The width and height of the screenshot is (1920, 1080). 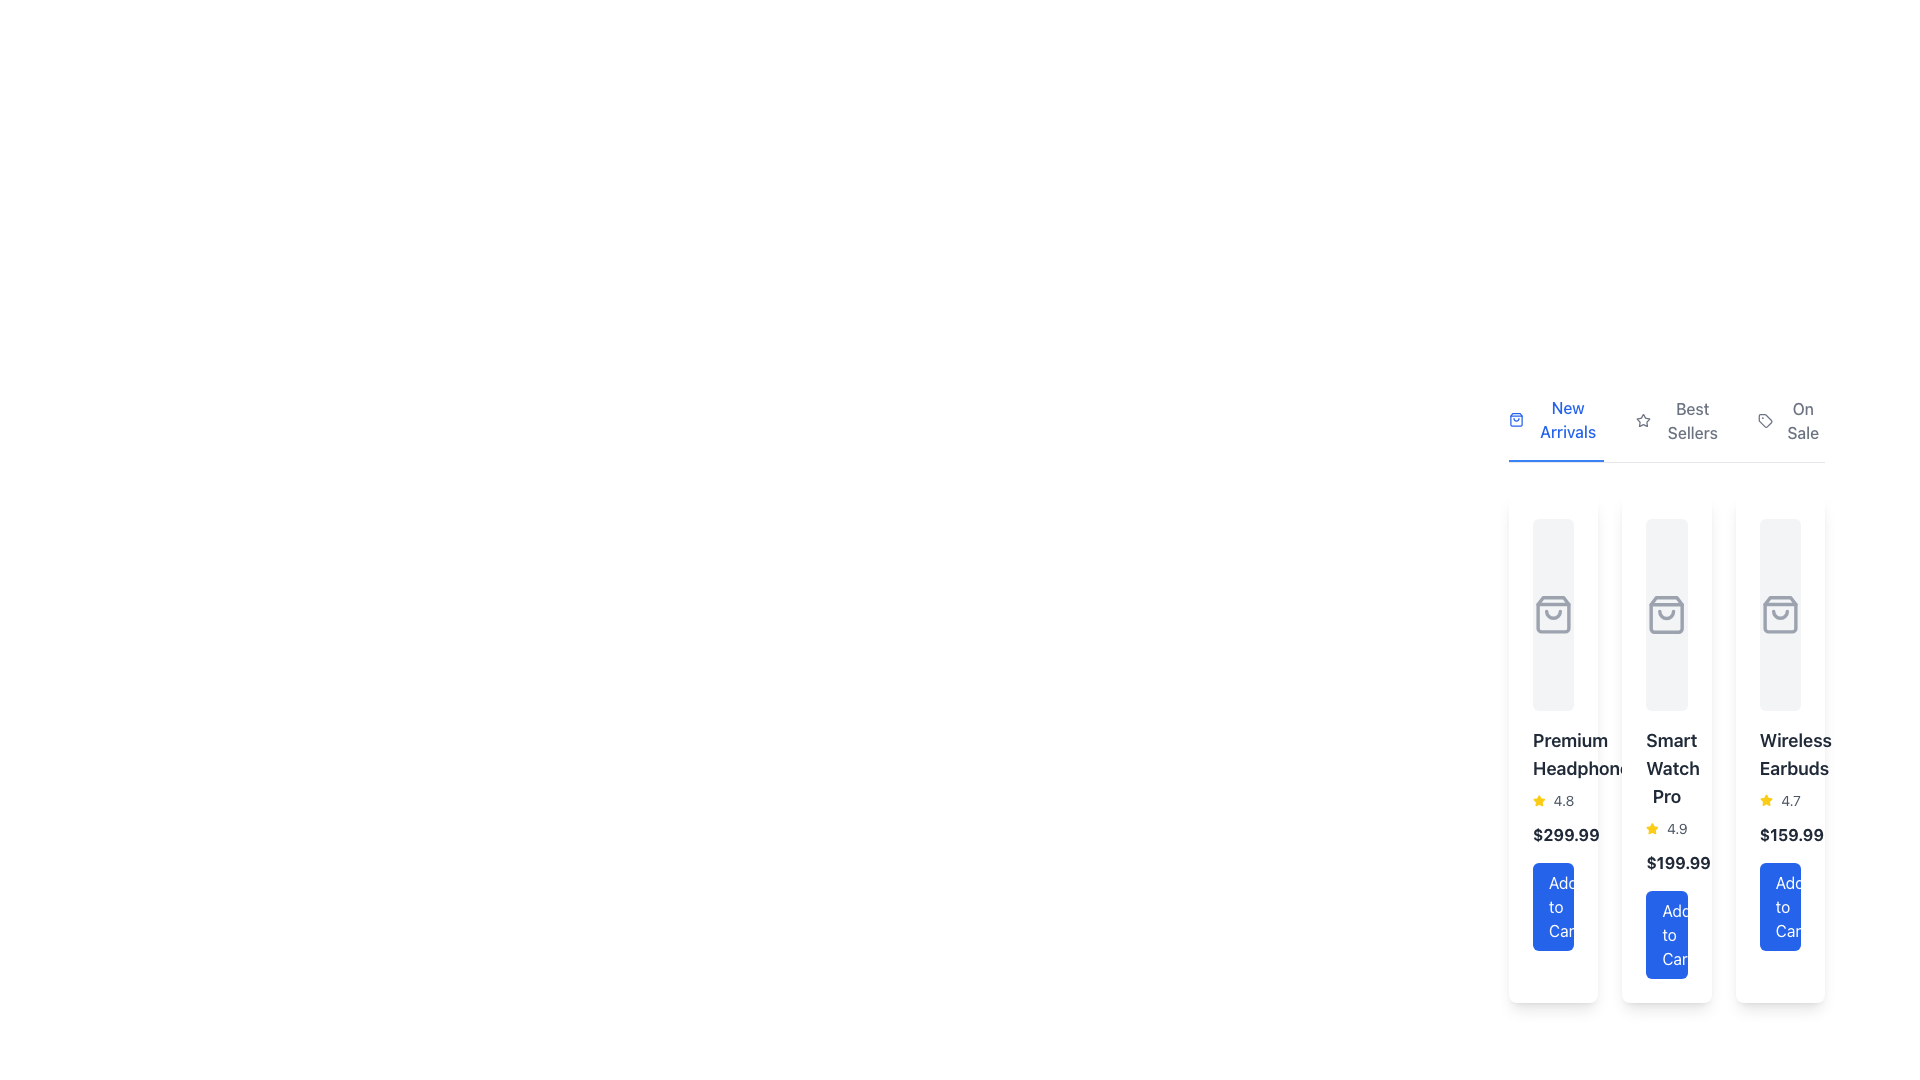 What do you see at coordinates (1780, 800) in the screenshot?
I see `the details of the star icon representing the user rating for the 'Wireless Earbuds' product, located beneath the title and above the price segment` at bounding box center [1780, 800].